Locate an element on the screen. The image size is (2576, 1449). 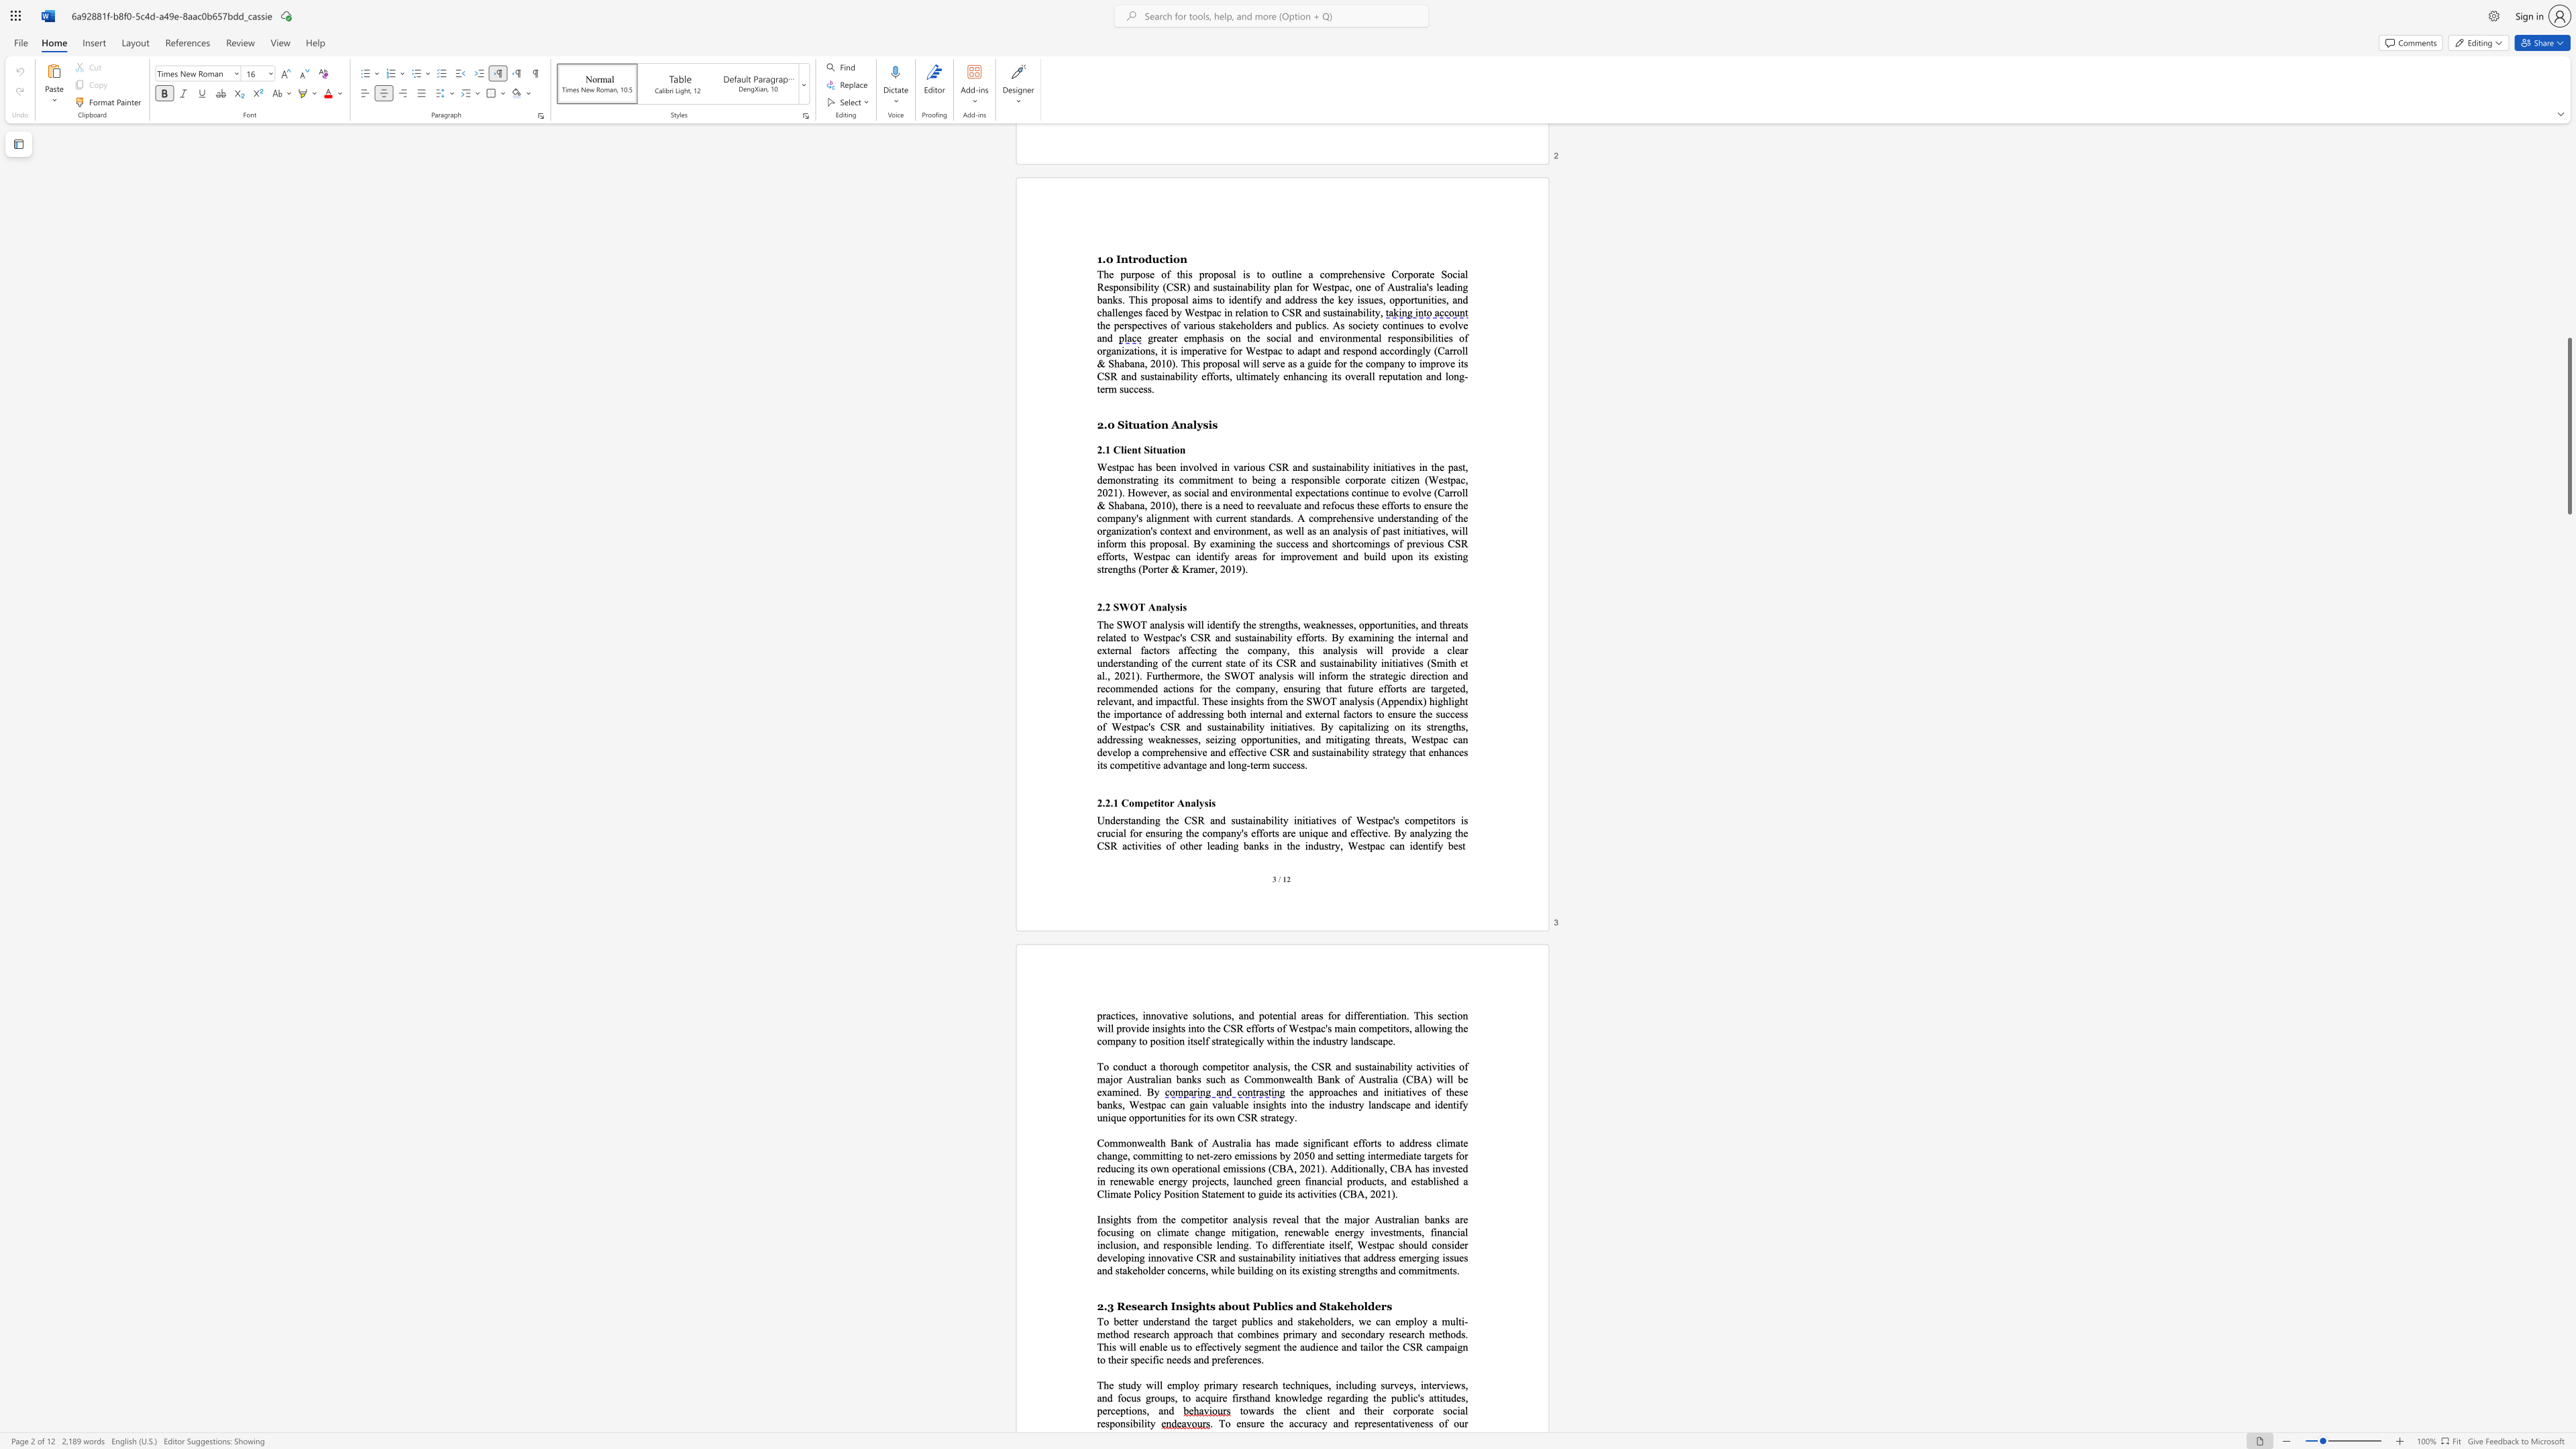
the subset text "about Publics and Stakehold" within the text "2.3 Research Insights about Publics and Stakeholders" is located at coordinates (1218, 1306).